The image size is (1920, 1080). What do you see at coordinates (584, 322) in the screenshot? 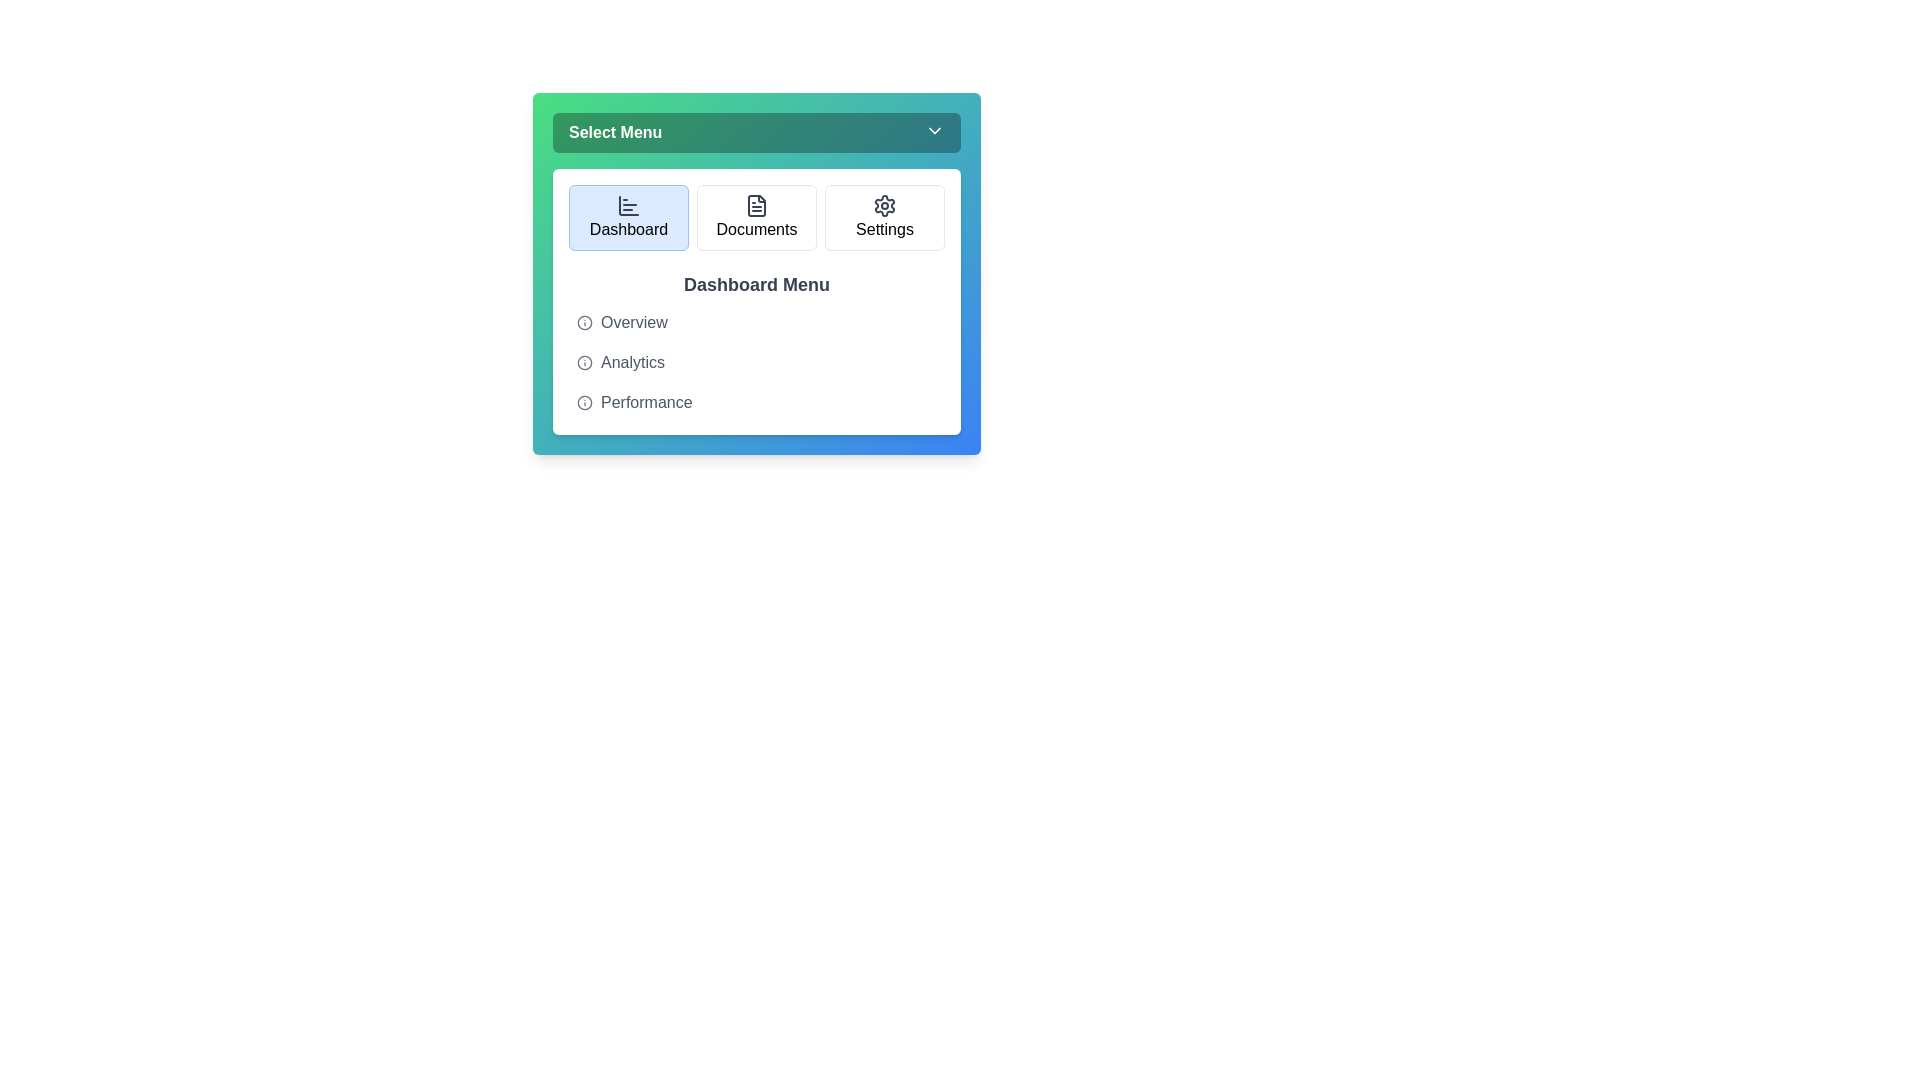
I see `the informational icon, which is a round, outlined icon with an inner 'i' shape located in the 'Overview' menu item of the Dashboard Menu` at bounding box center [584, 322].